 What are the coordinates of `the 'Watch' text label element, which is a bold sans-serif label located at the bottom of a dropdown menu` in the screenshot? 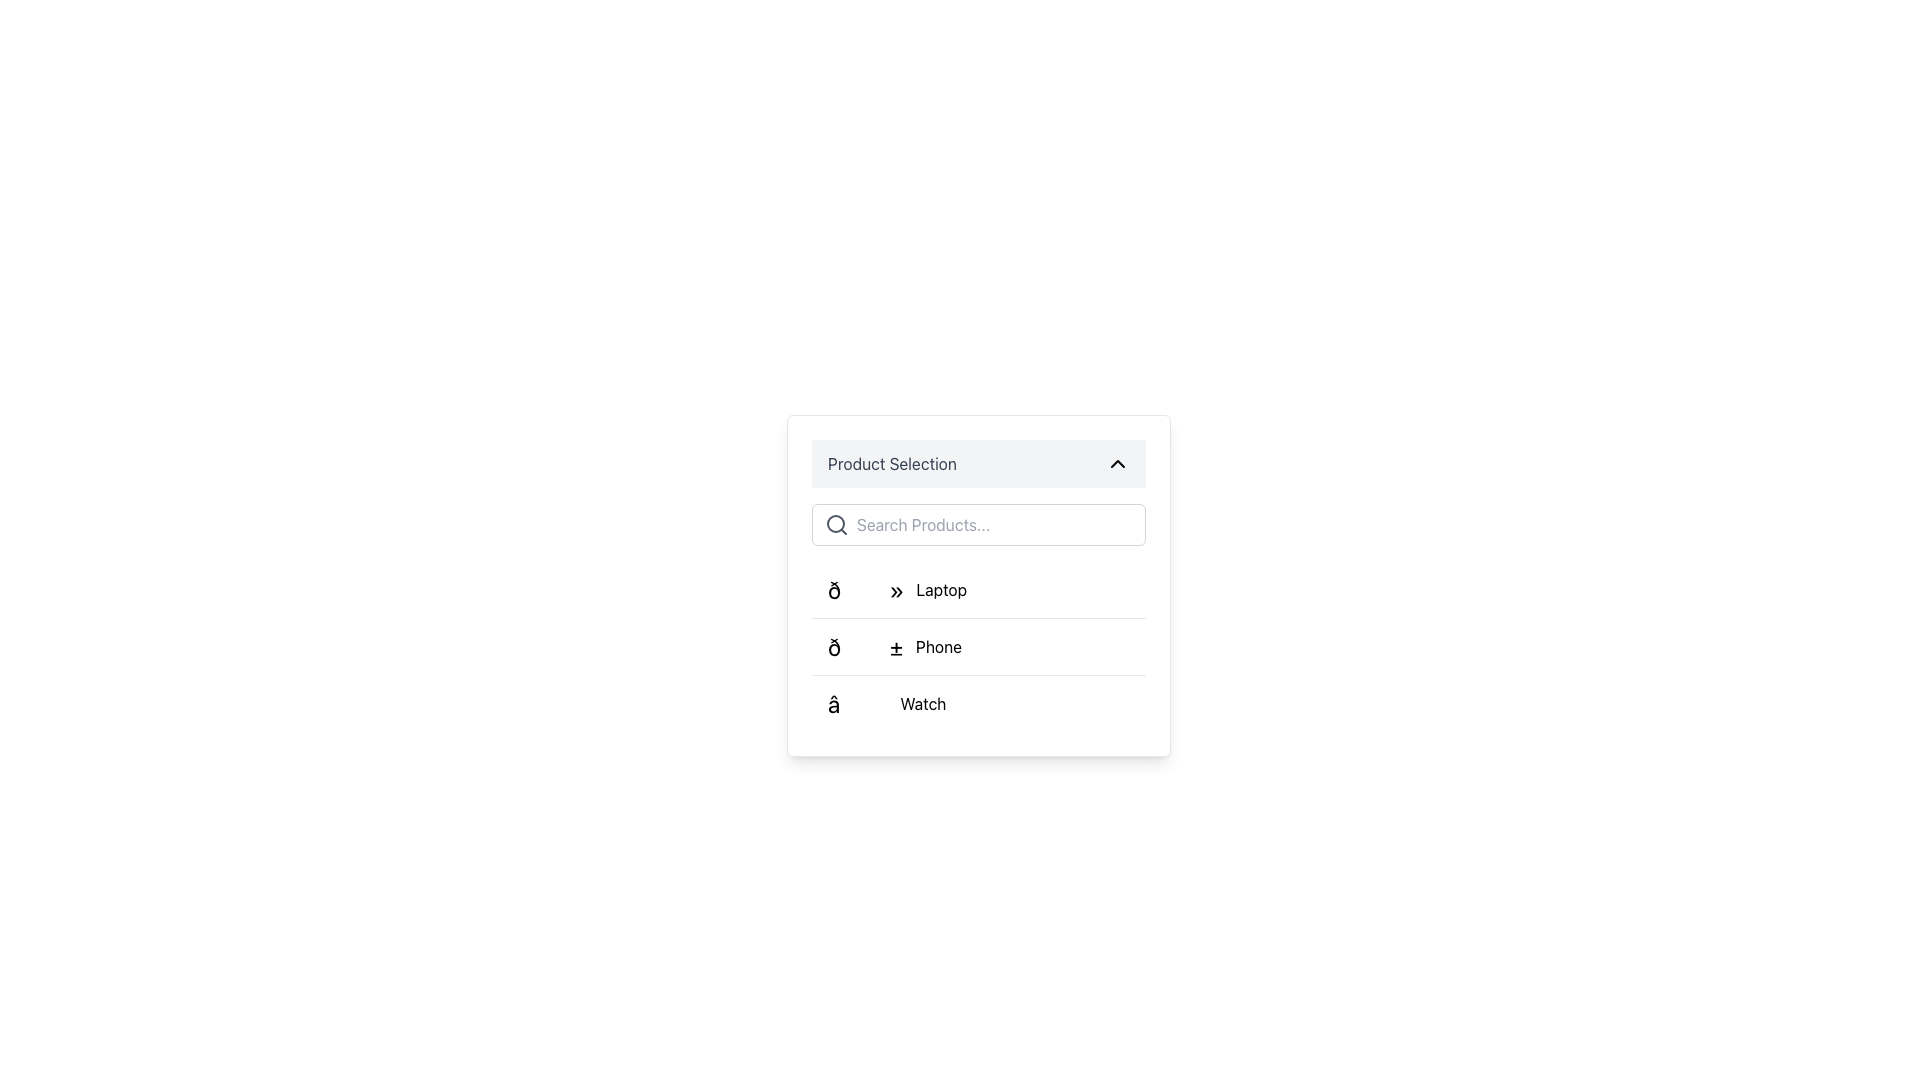 It's located at (922, 703).